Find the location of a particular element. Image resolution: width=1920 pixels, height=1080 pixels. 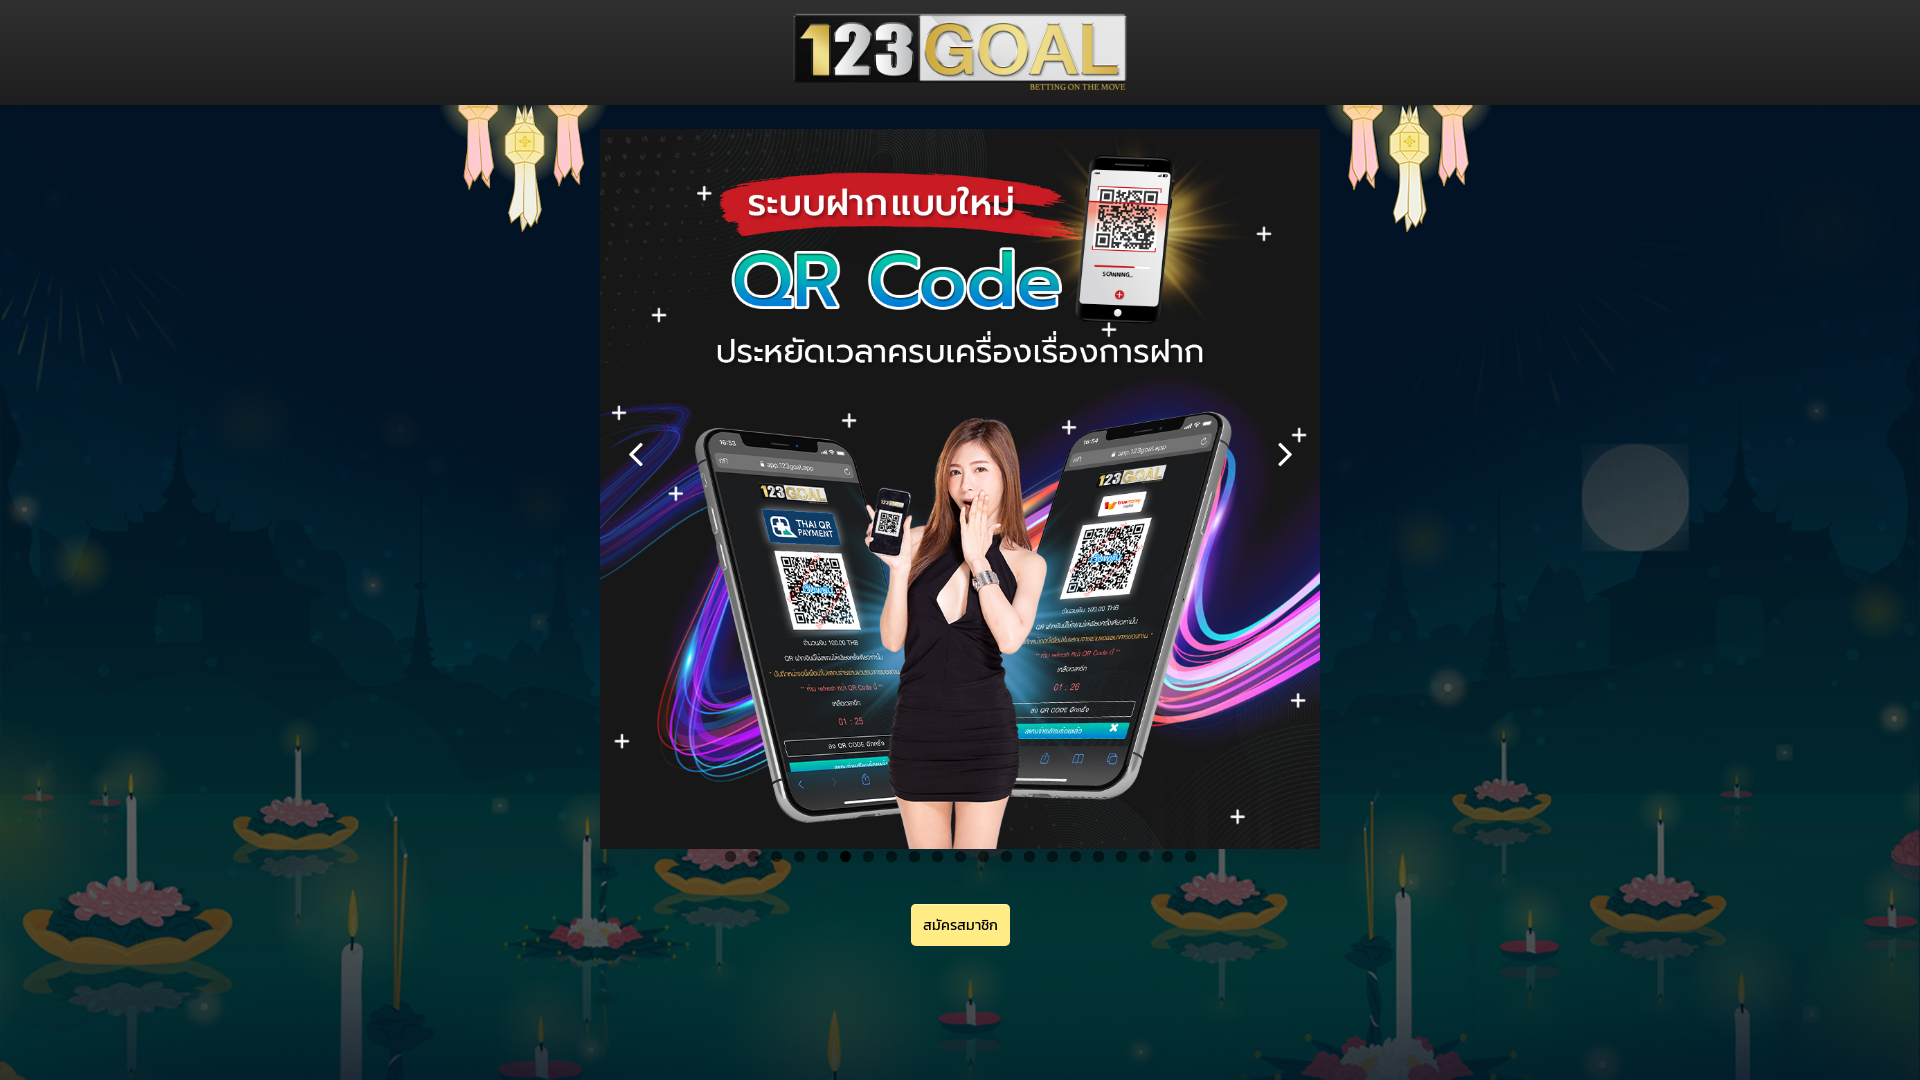

'15' is located at coordinates (1050, 855).